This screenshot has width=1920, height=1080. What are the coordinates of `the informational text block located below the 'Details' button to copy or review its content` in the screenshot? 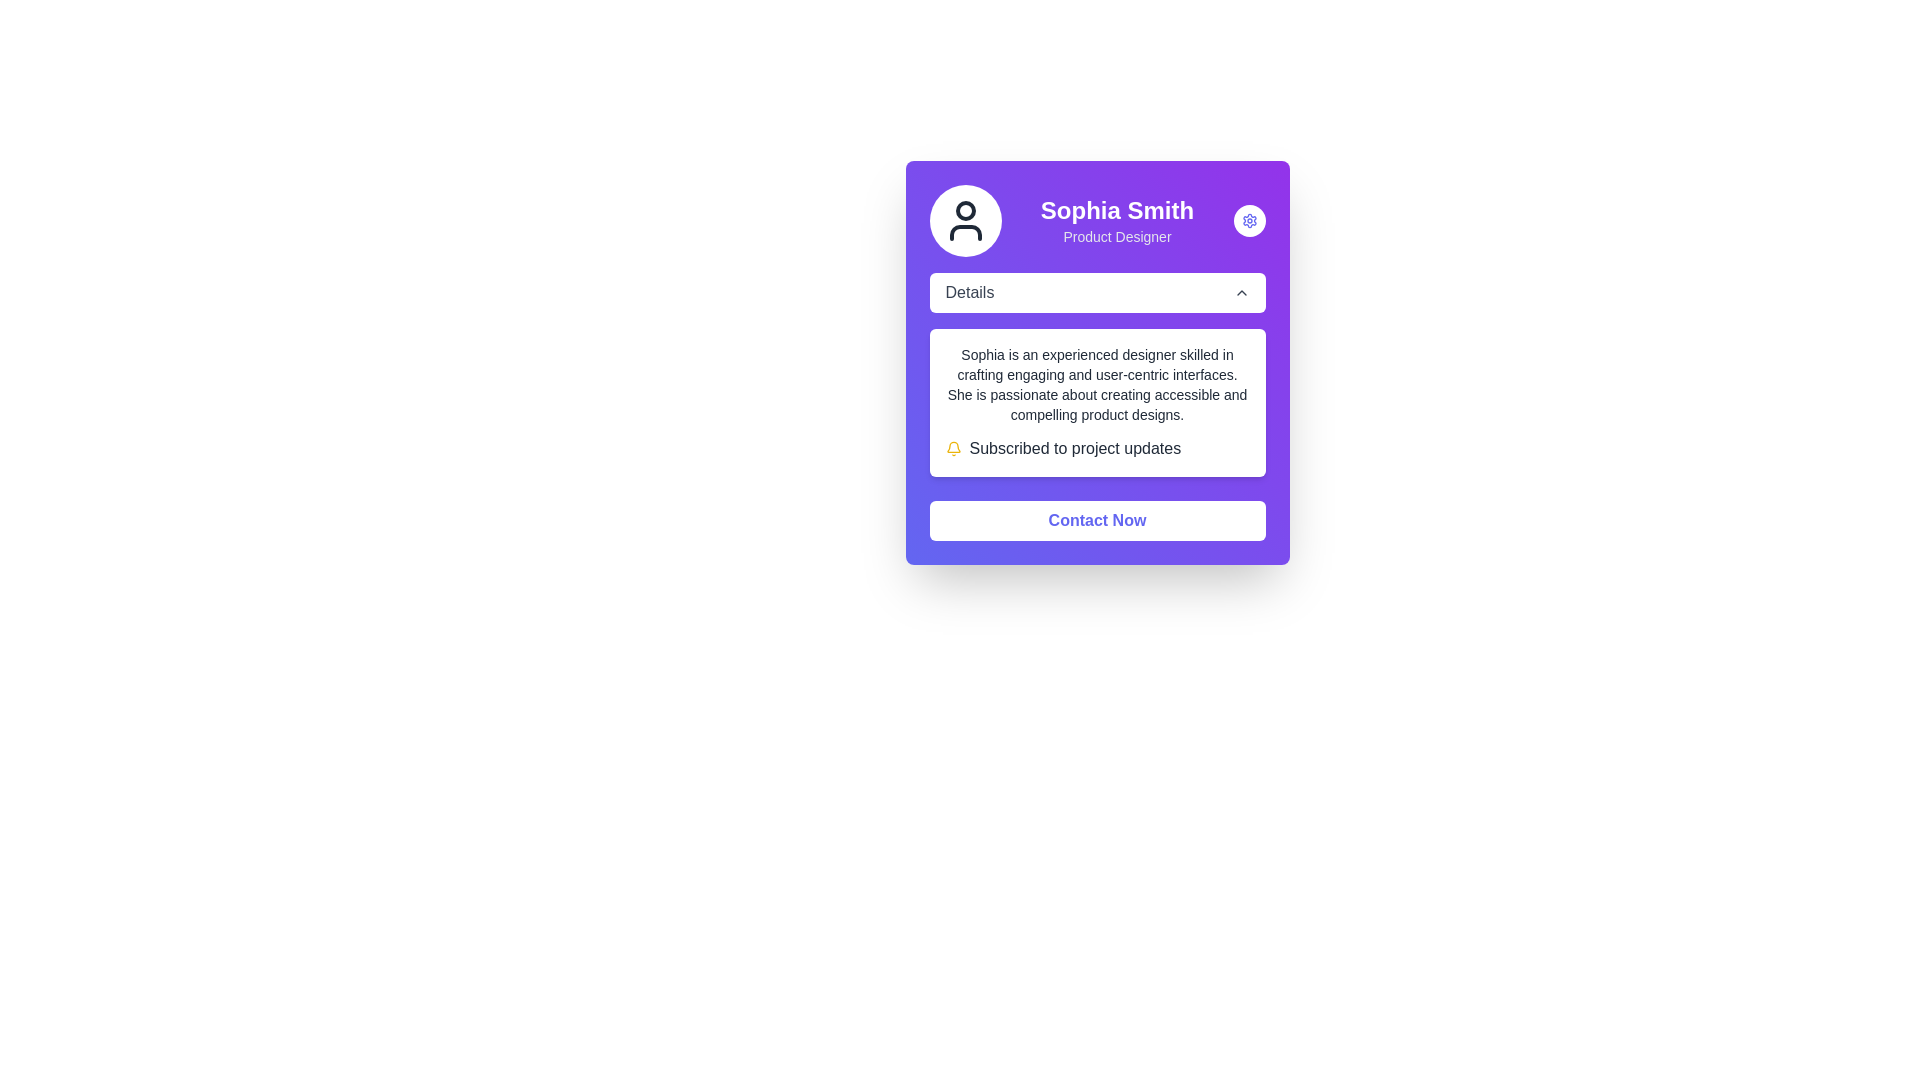 It's located at (1096, 374).